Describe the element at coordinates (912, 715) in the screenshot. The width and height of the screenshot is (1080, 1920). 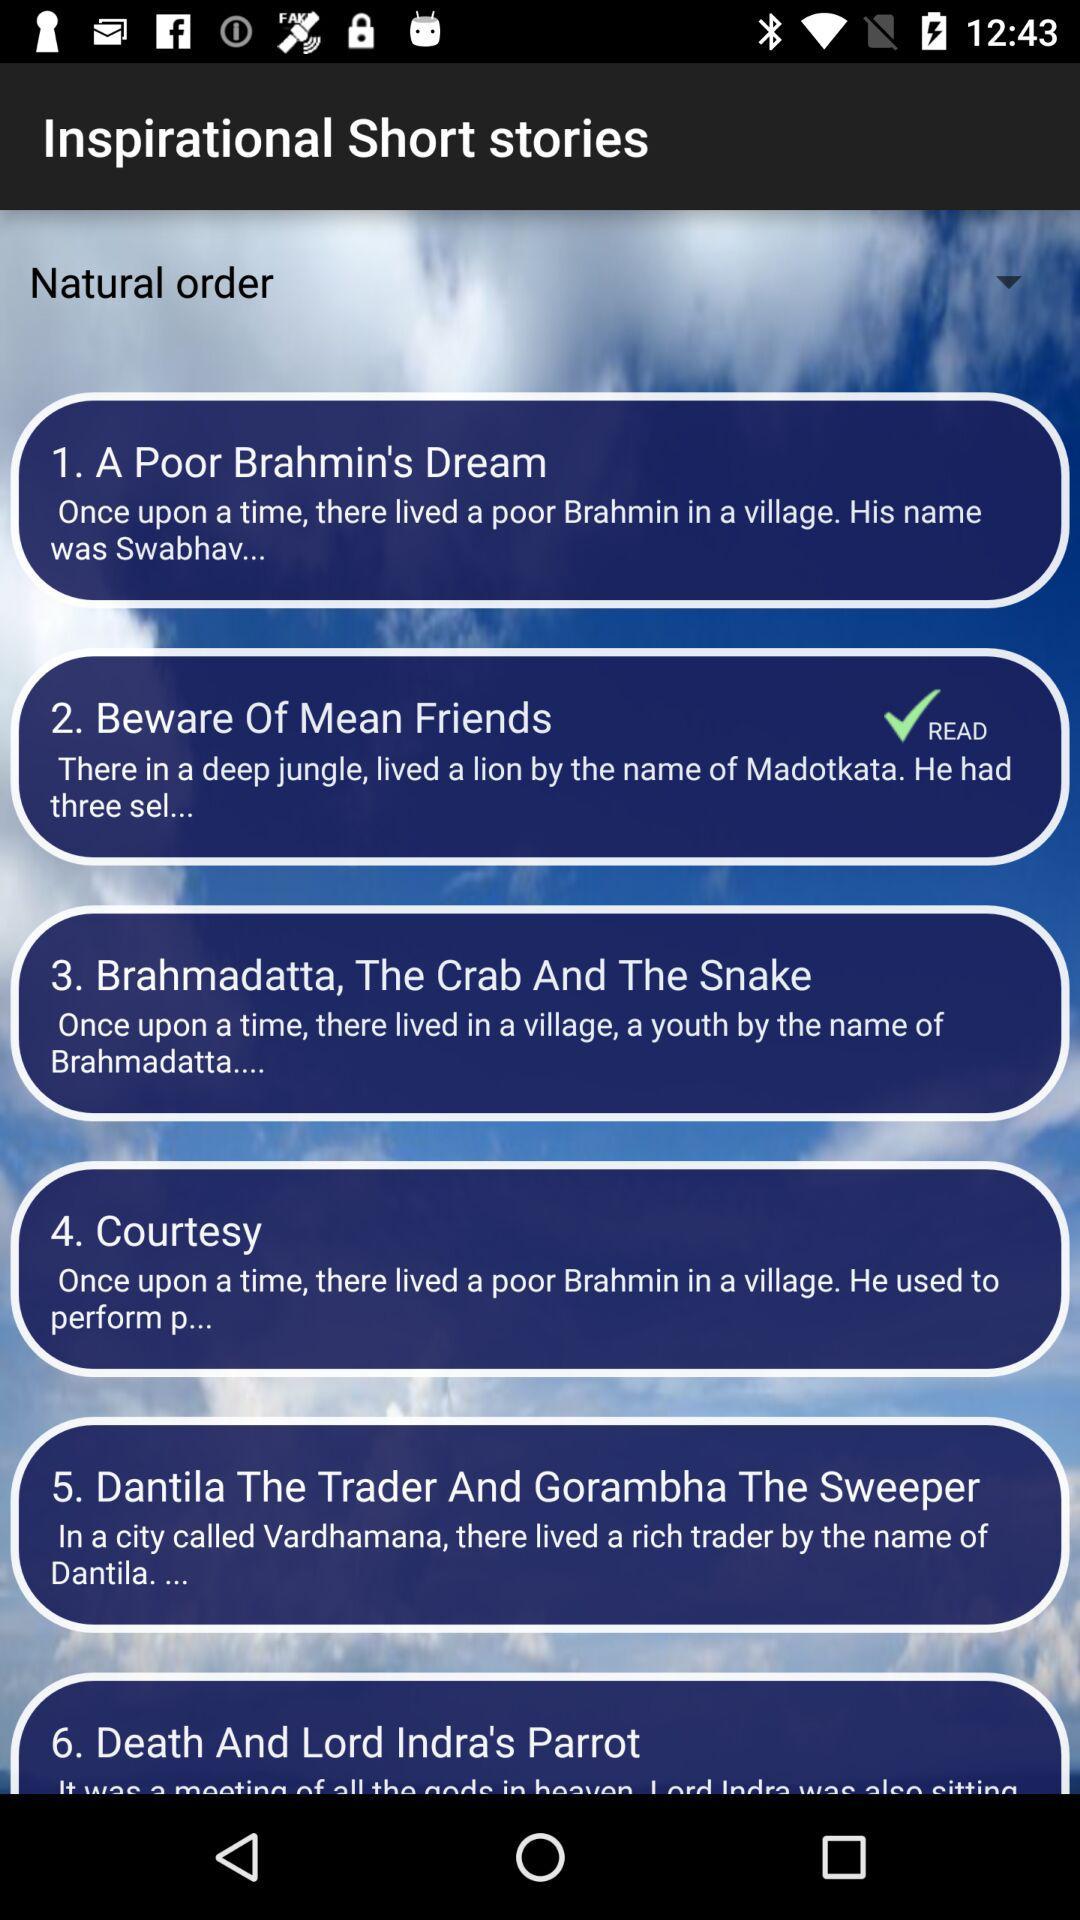
I see `the item to the right of the 2 beware of` at that location.